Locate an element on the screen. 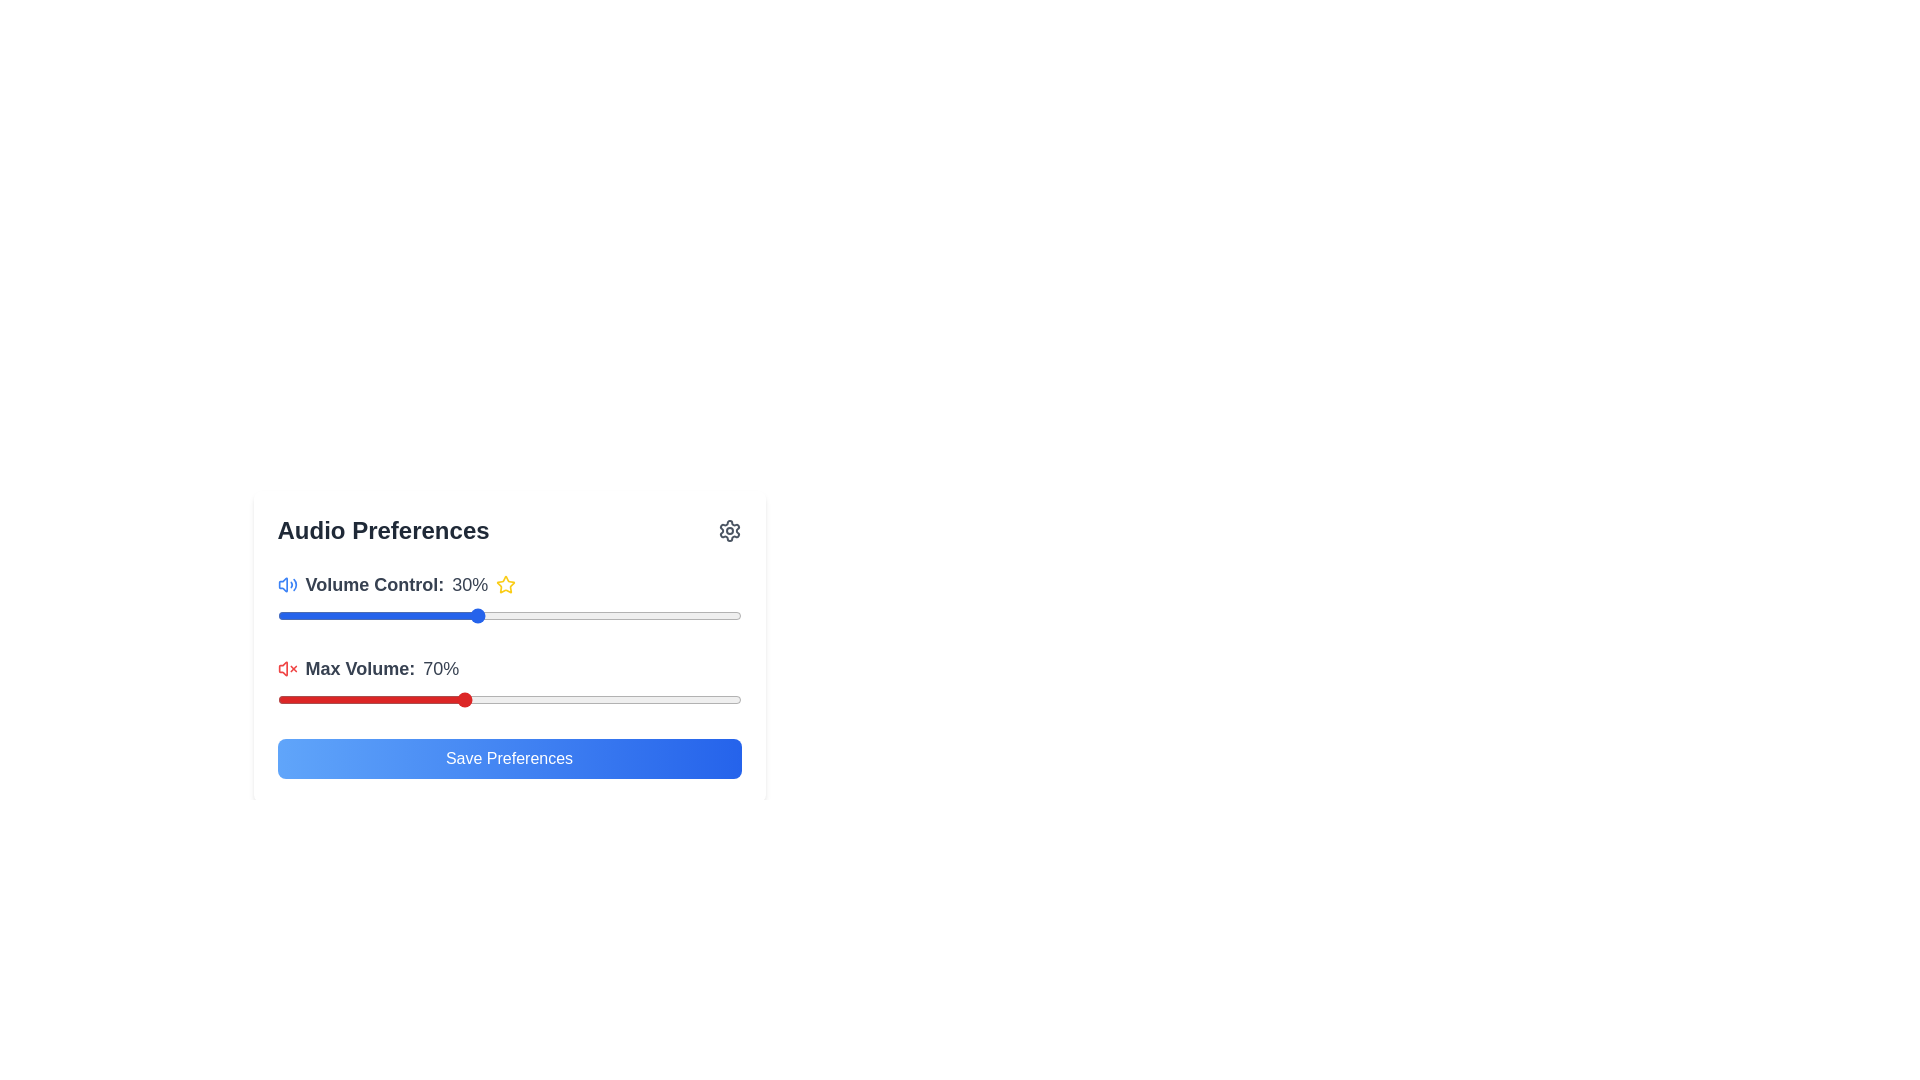 The image size is (1920, 1080). the max volume is located at coordinates (323, 698).